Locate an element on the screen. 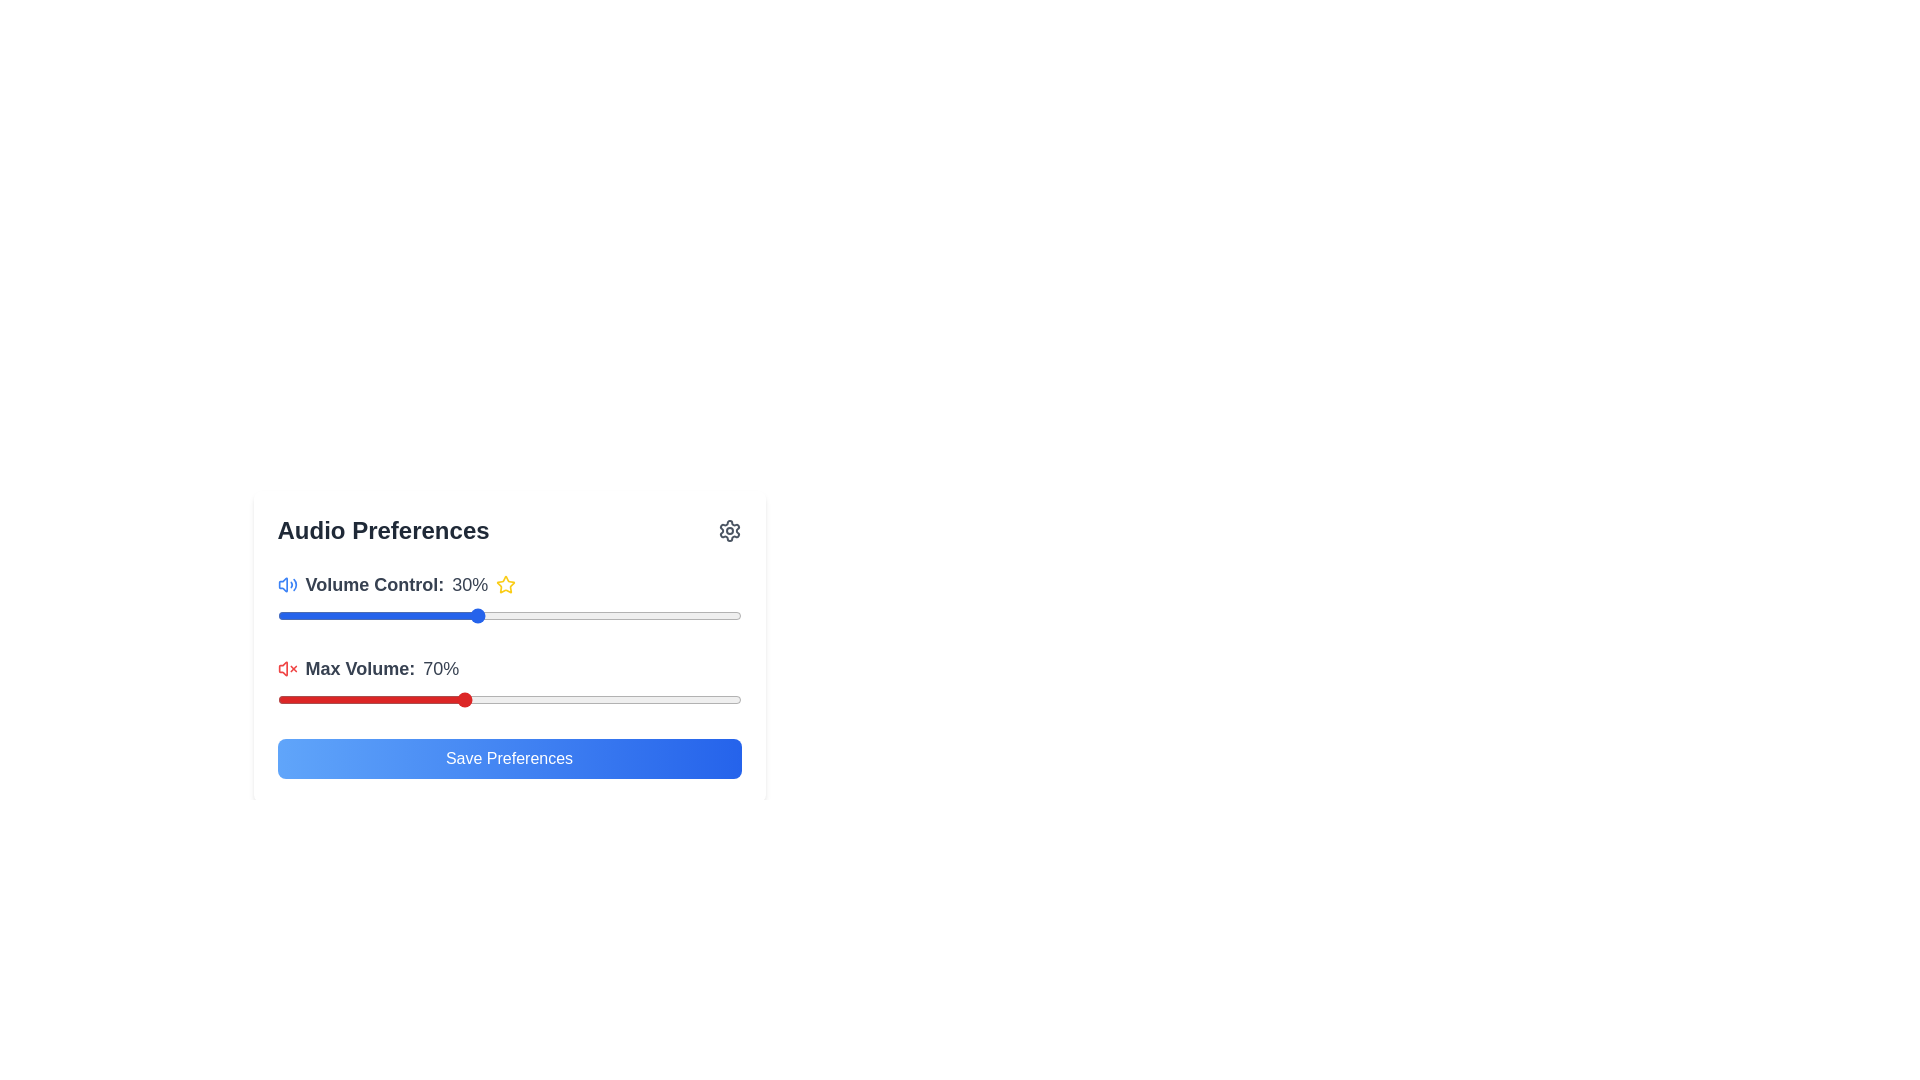 The image size is (1920, 1080). the max volume is located at coordinates (323, 698).